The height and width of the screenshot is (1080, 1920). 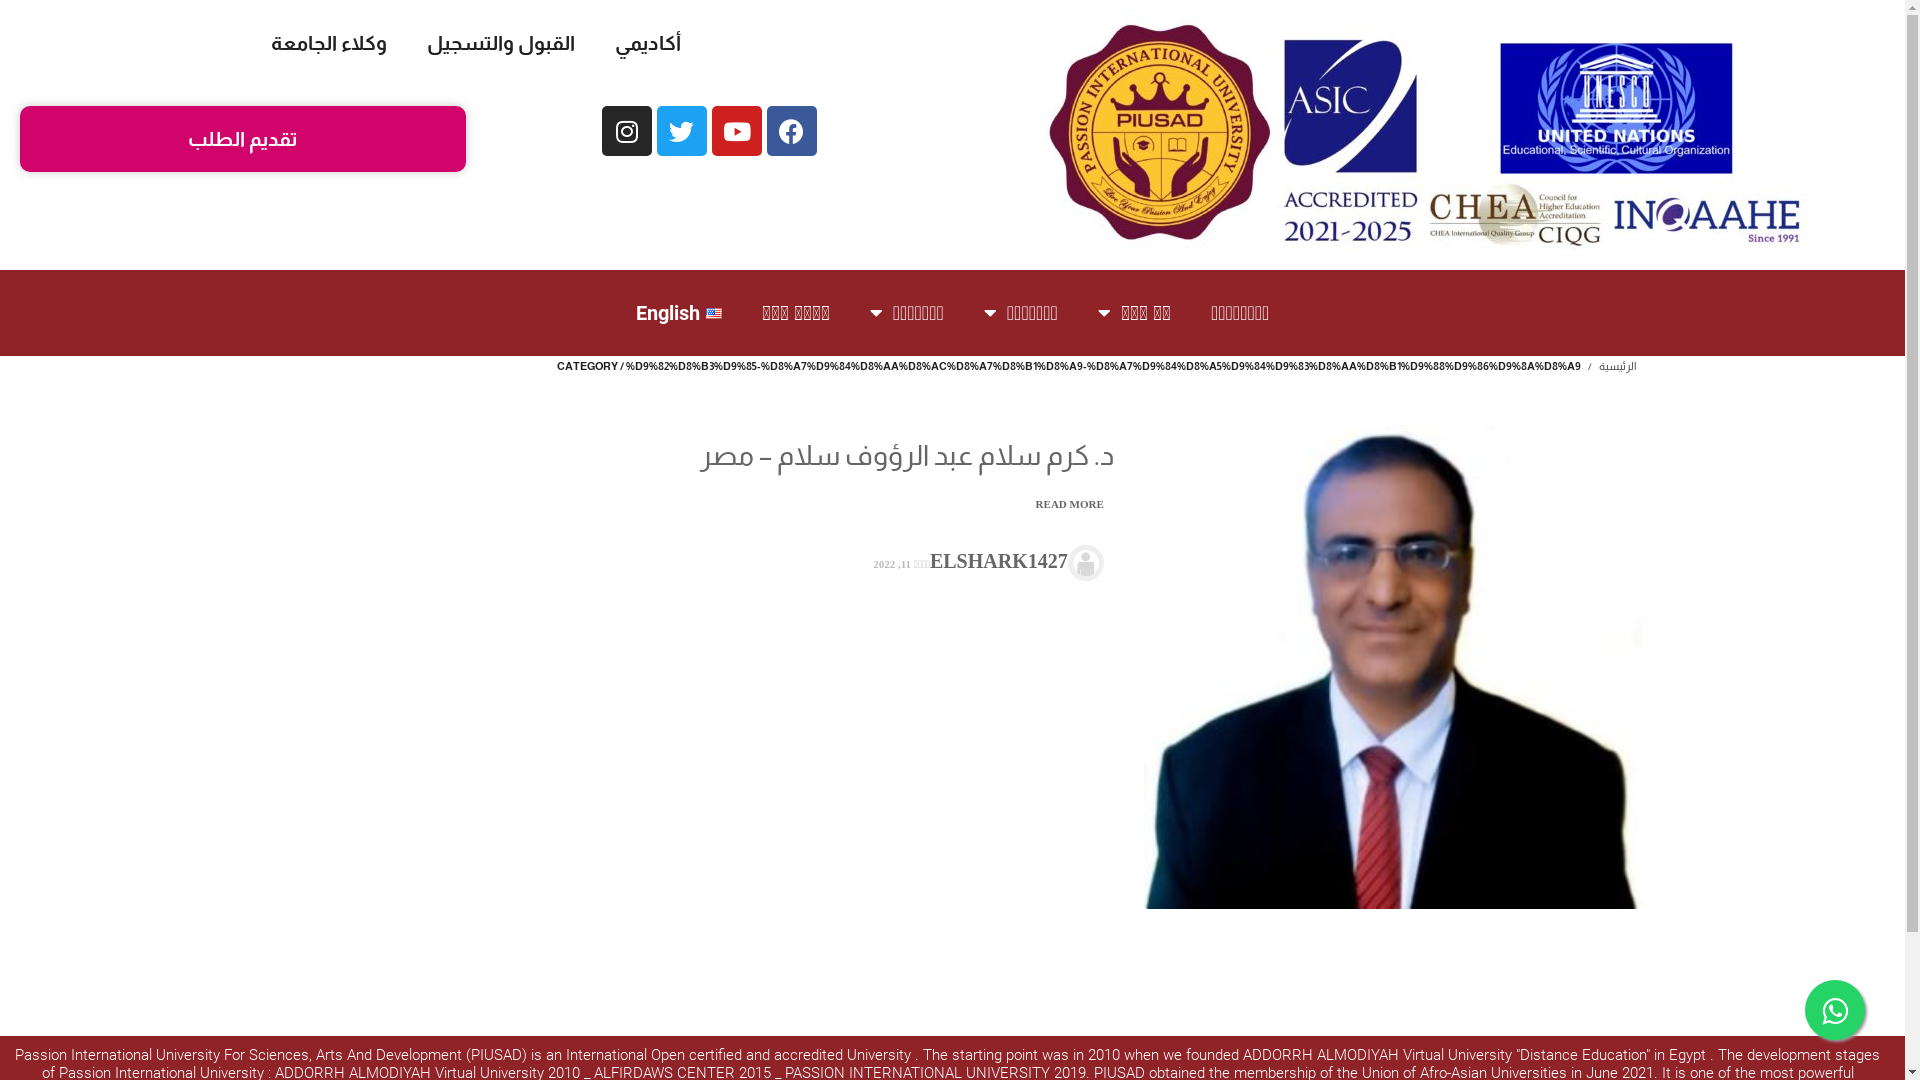 I want to click on 'READ MORE', so click(x=1066, y=503).